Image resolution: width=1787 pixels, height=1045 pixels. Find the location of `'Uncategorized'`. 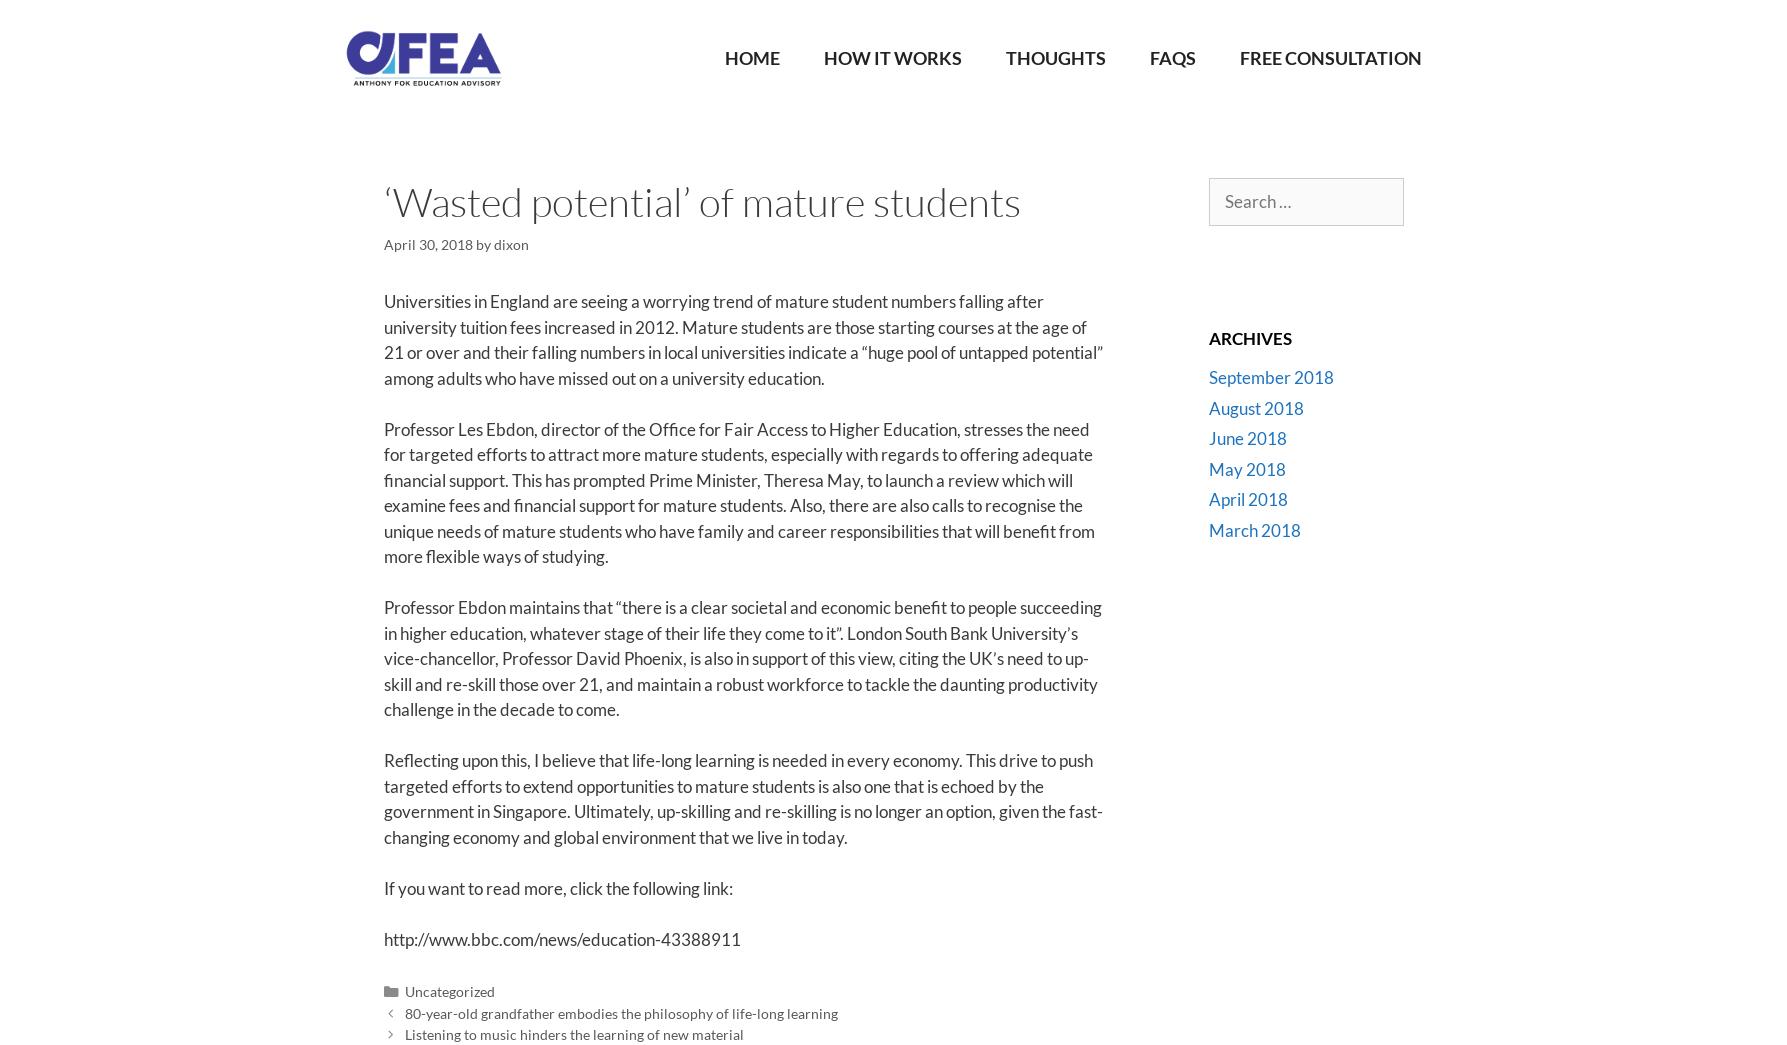

'Uncategorized' is located at coordinates (404, 991).